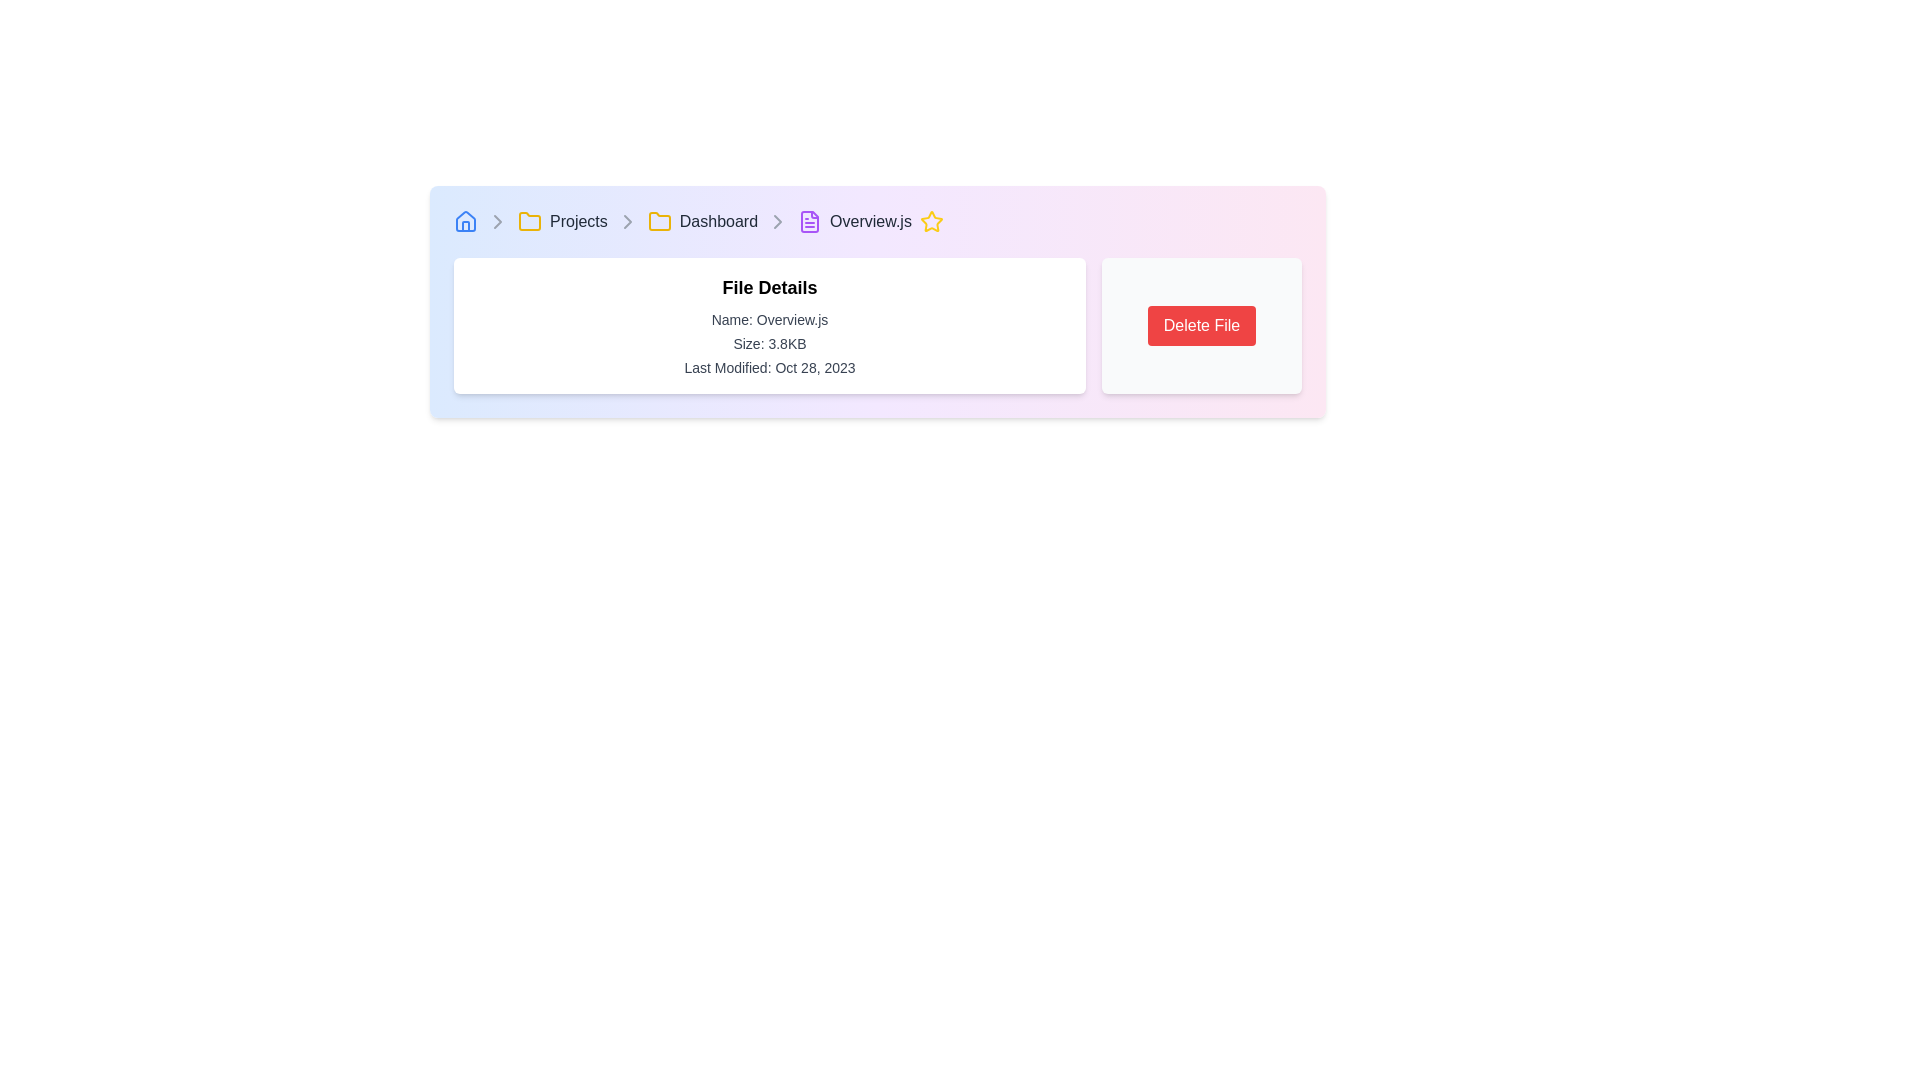 The height and width of the screenshot is (1080, 1920). I want to click on the star-shaped icon in the breadcrumb navigation bar, so click(930, 222).